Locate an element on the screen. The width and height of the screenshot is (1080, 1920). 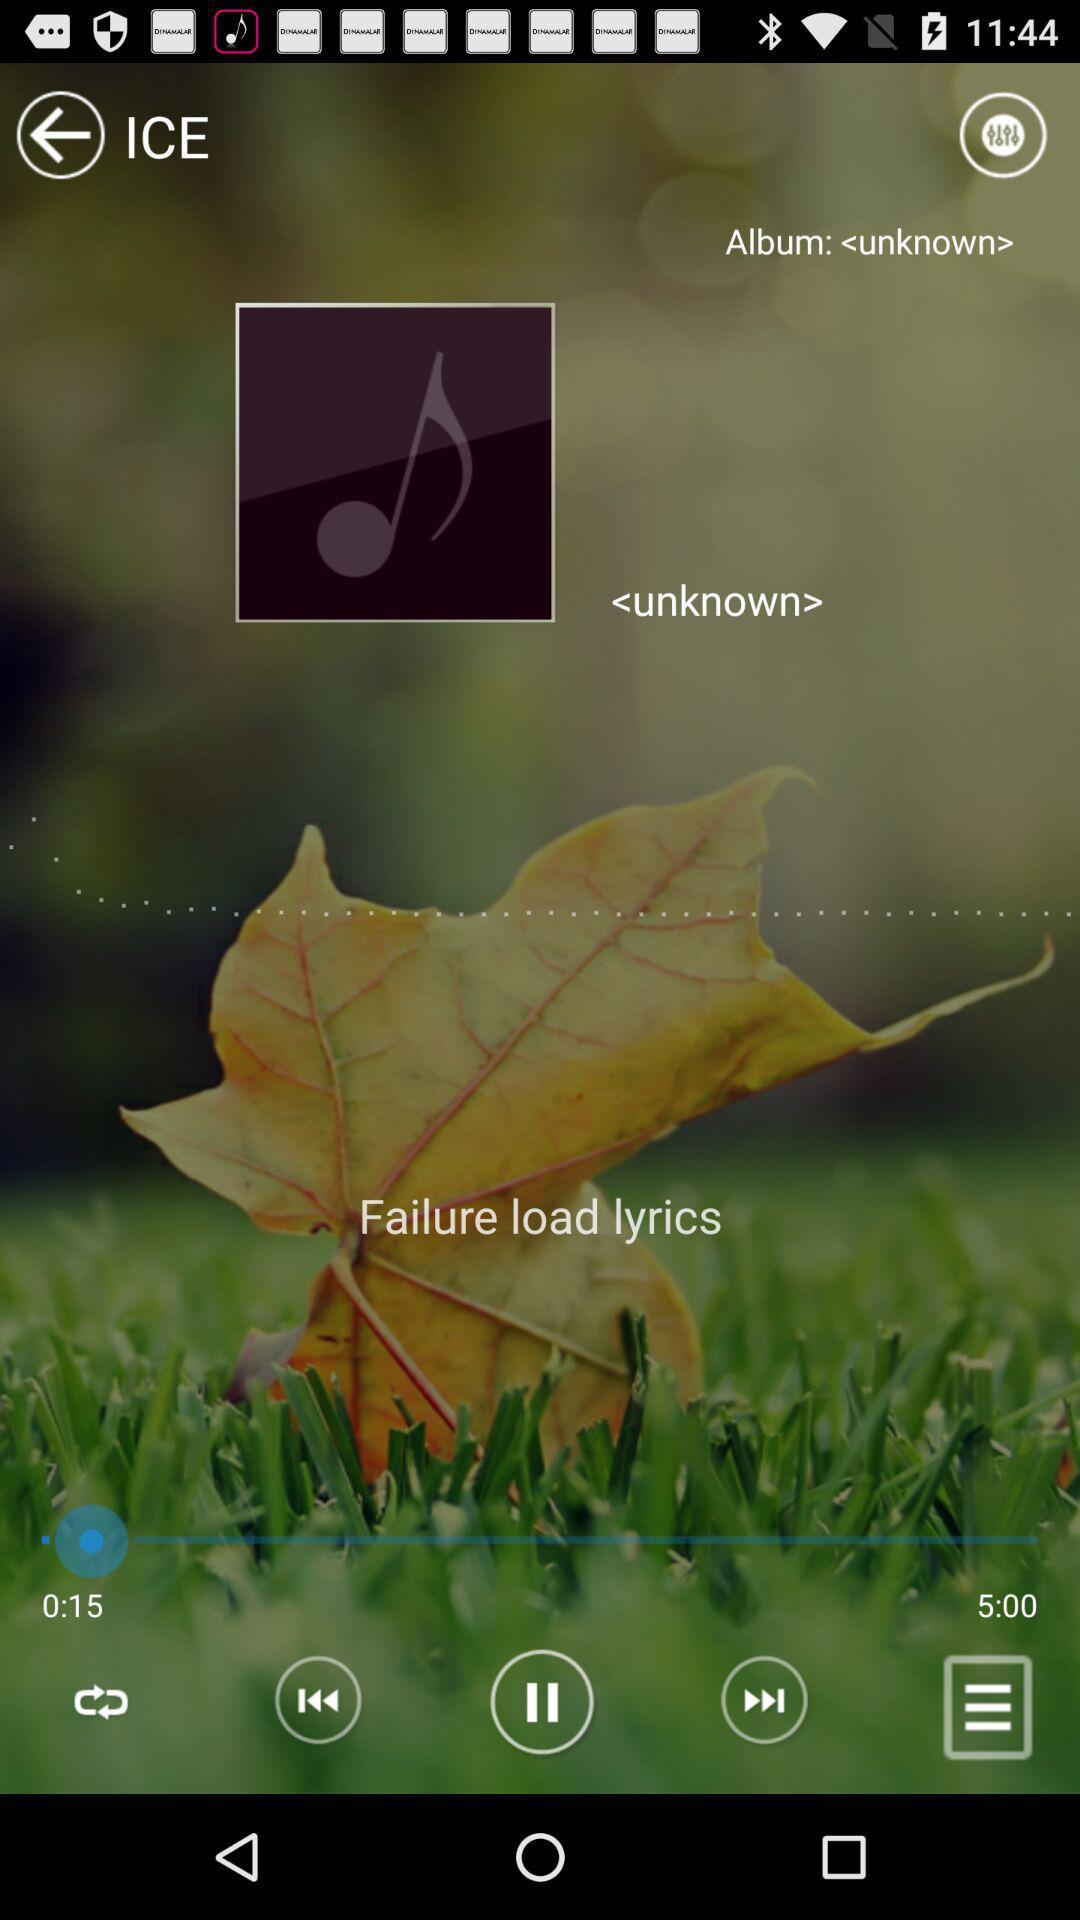
the arrow_backward icon is located at coordinates (59, 143).